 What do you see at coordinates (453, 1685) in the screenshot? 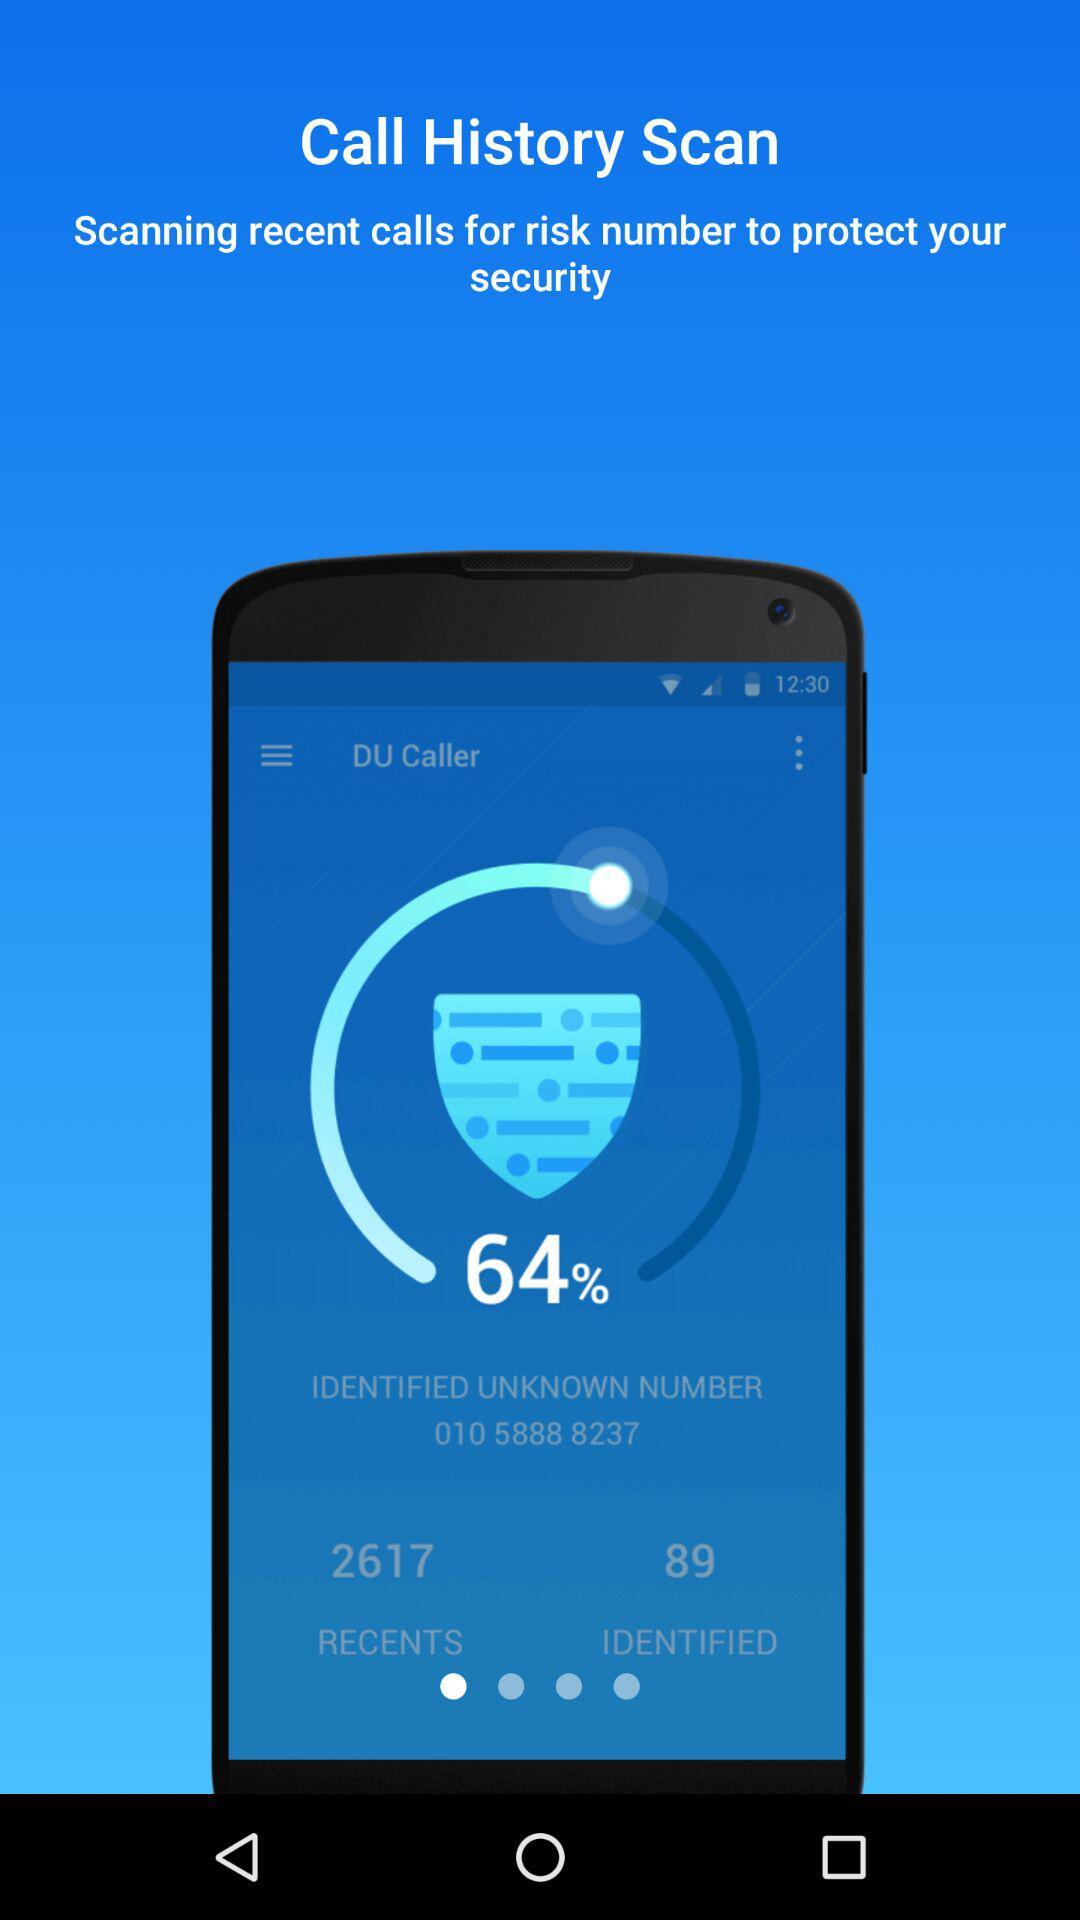
I see `the app below the scanning recent calls icon` at bounding box center [453, 1685].